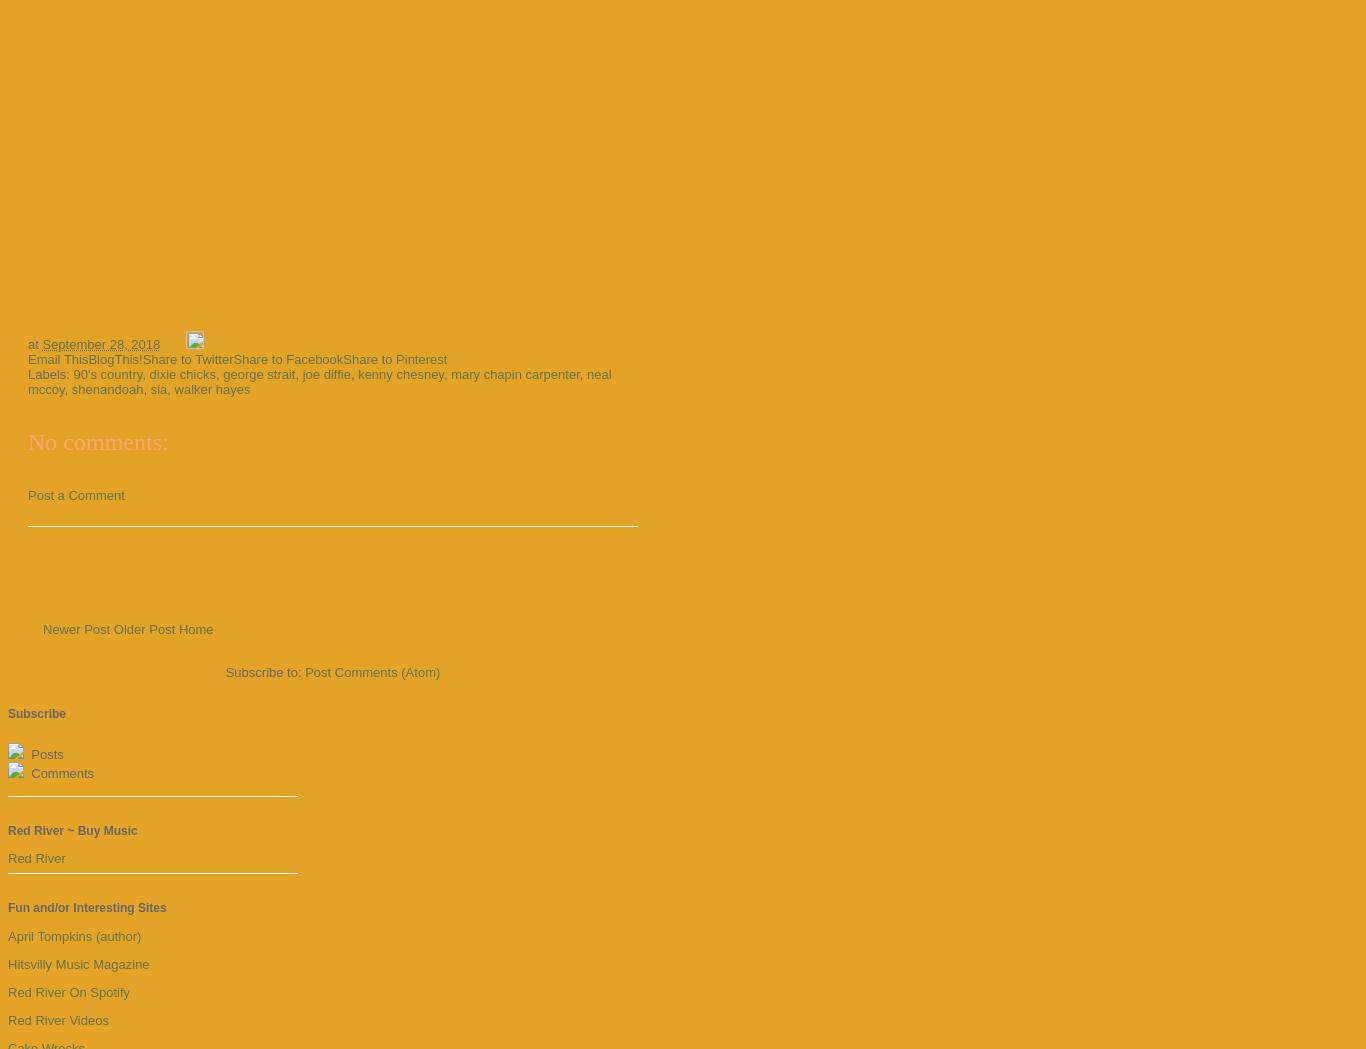 This screenshot has height=1049, width=1366. Describe the element at coordinates (319, 380) in the screenshot. I see `'neal mccoy'` at that location.